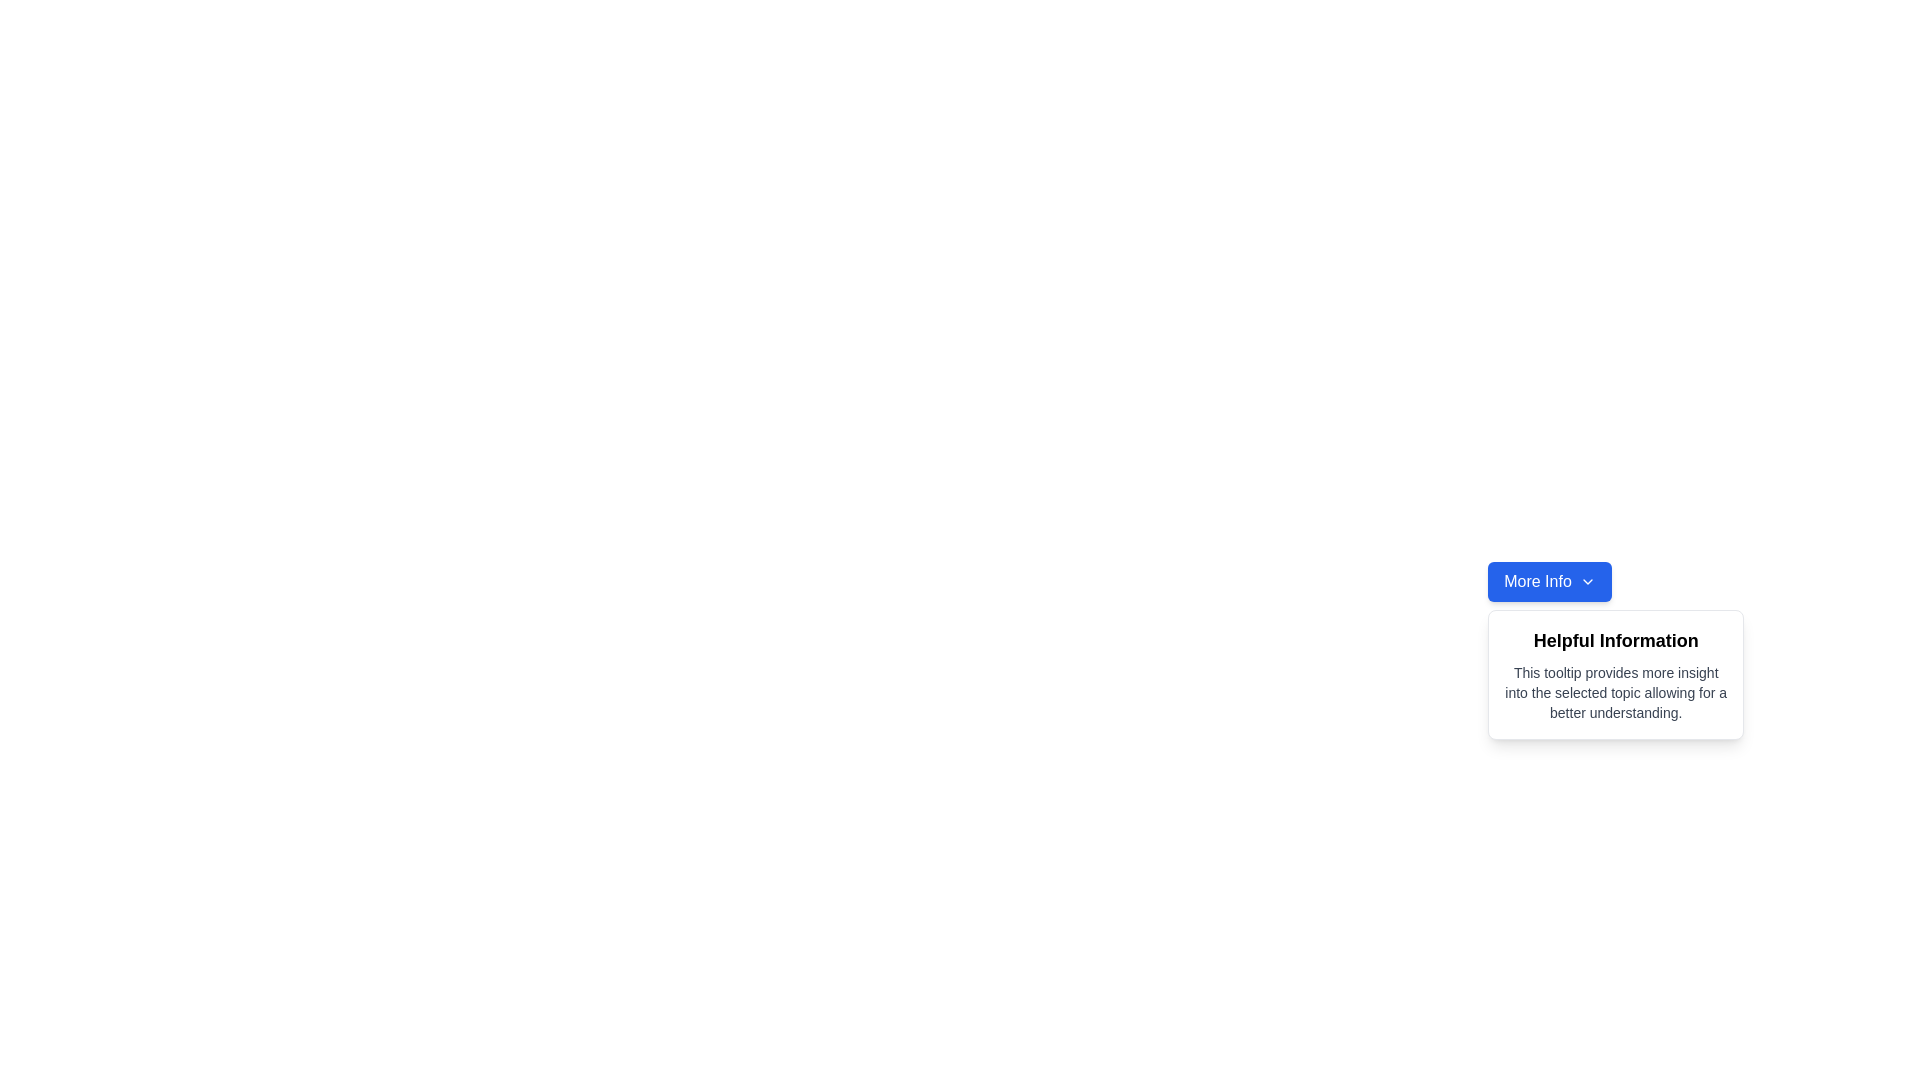 This screenshot has width=1920, height=1080. What do you see at coordinates (1536, 582) in the screenshot?
I see `the 'More Info' button which is a blue rectangular button with white text centrally aligned` at bounding box center [1536, 582].